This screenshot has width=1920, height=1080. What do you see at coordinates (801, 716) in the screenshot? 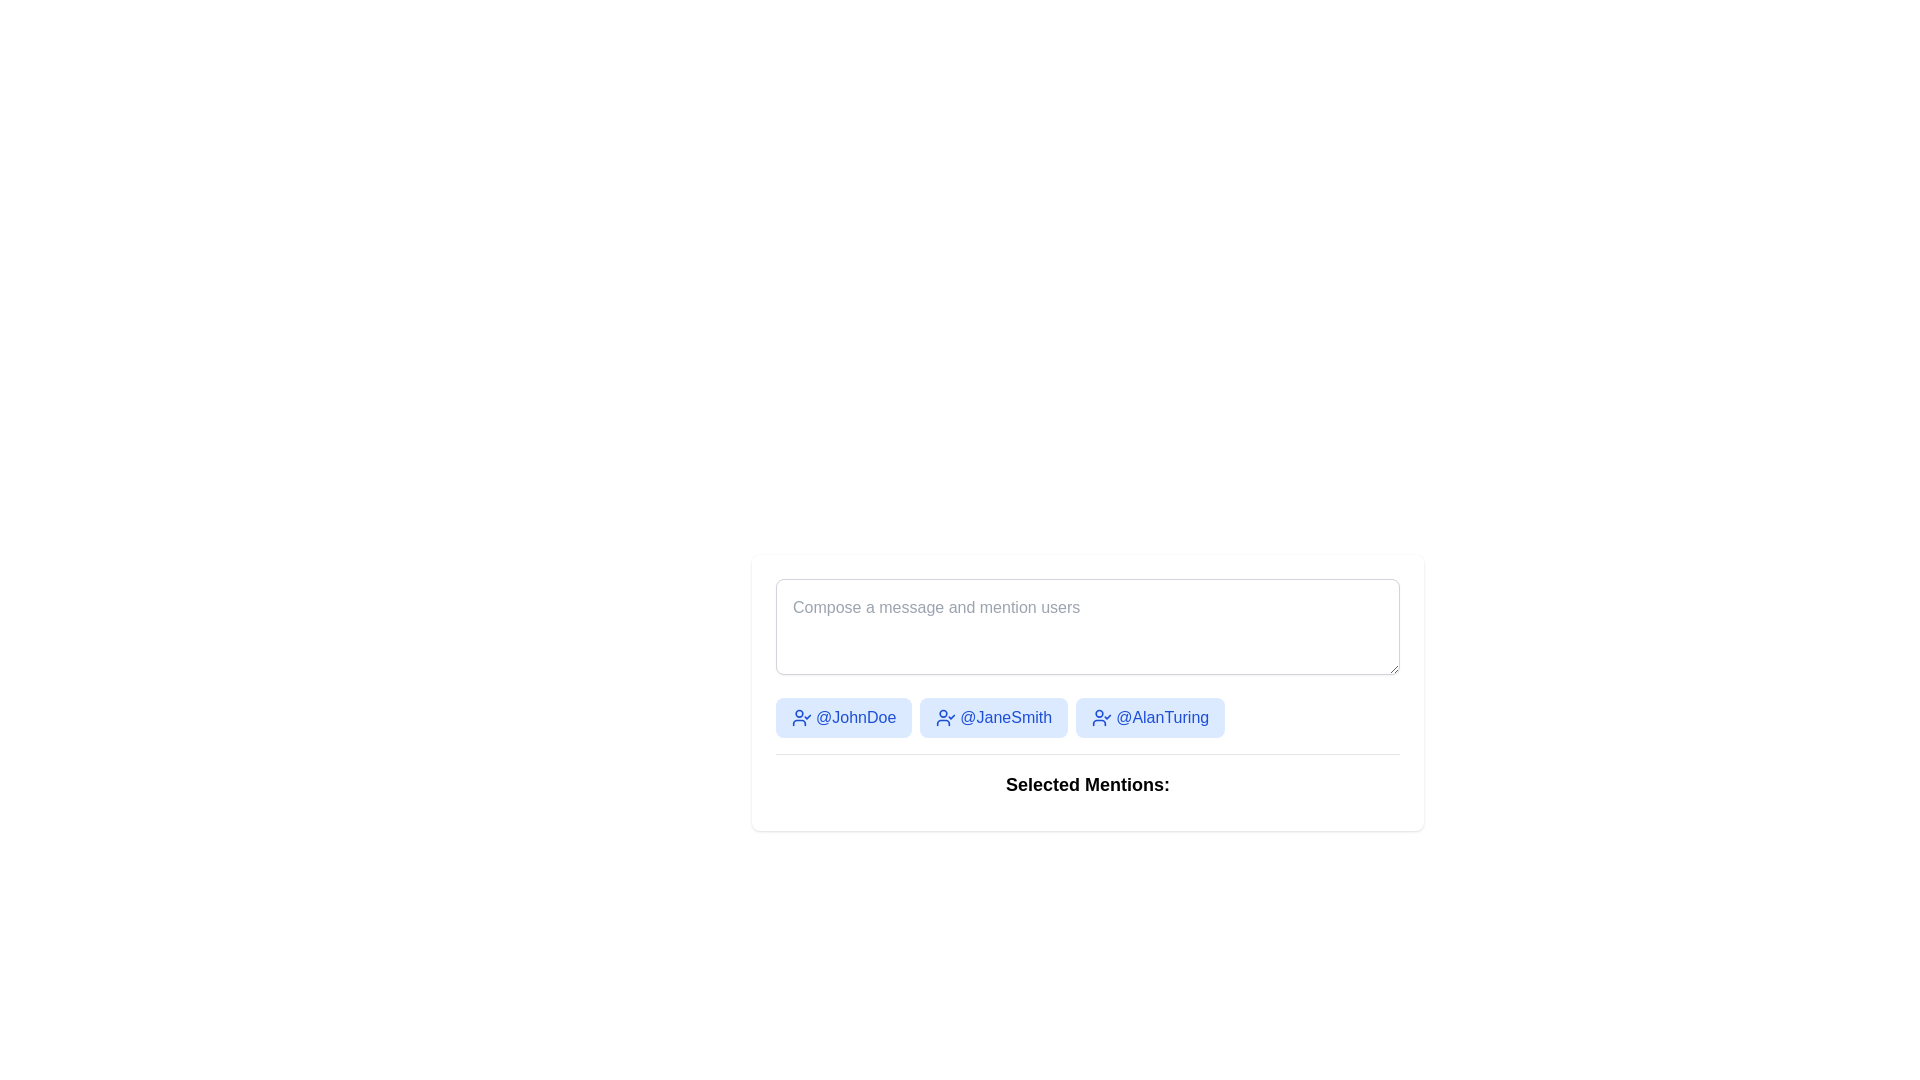
I see `the user profile picture silhouette icon with a check mark overlay, which is styled with a blue outline and located next to the text '@JohnDoe' in the mention tags` at bounding box center [801, 716].